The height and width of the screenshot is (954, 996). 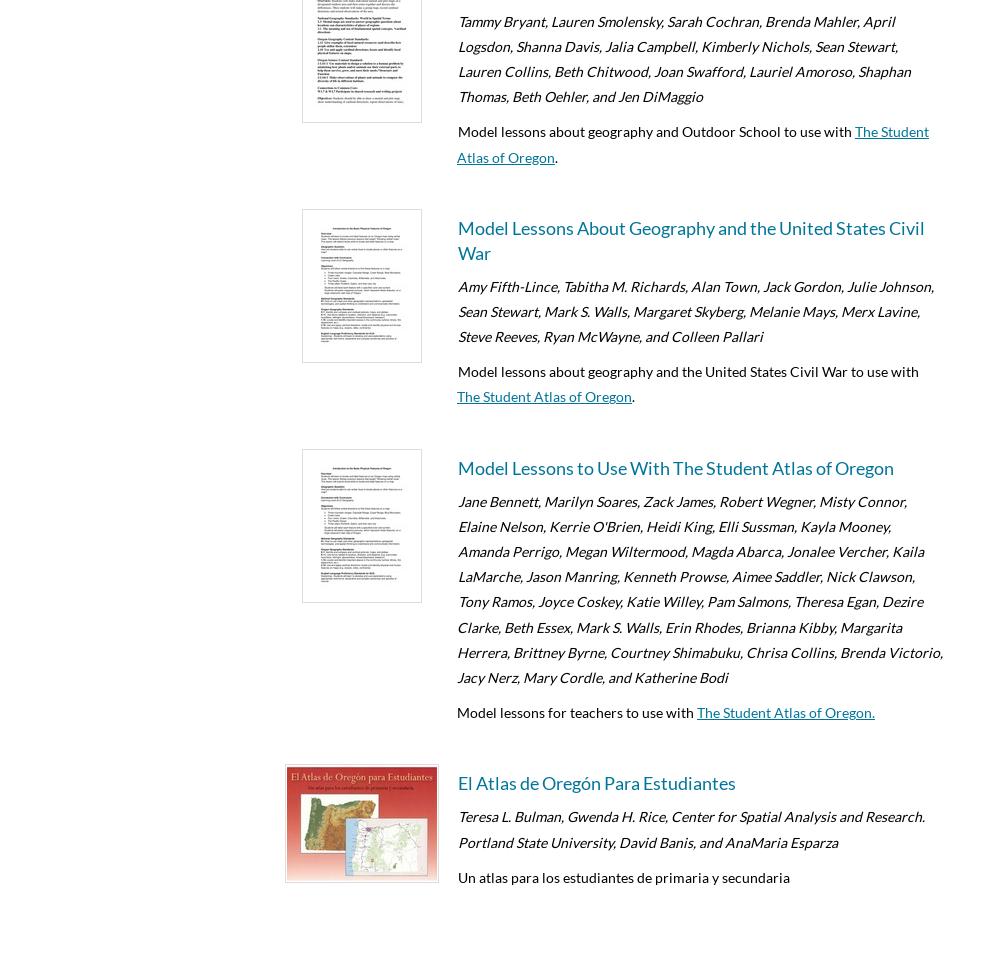 I want to click on 'Amy Fifth-­Lince, Tabitha M. Richards, Alan Town, Jack Gordon, Julie Johnson, Sean Stewart, Mark S. Walls, Margaret Skyberg, Melanie Mays, Merx Lavine, Steve Reeves, Ryan McWayne, and Colleen Pallari', so click(x=696, y=311).